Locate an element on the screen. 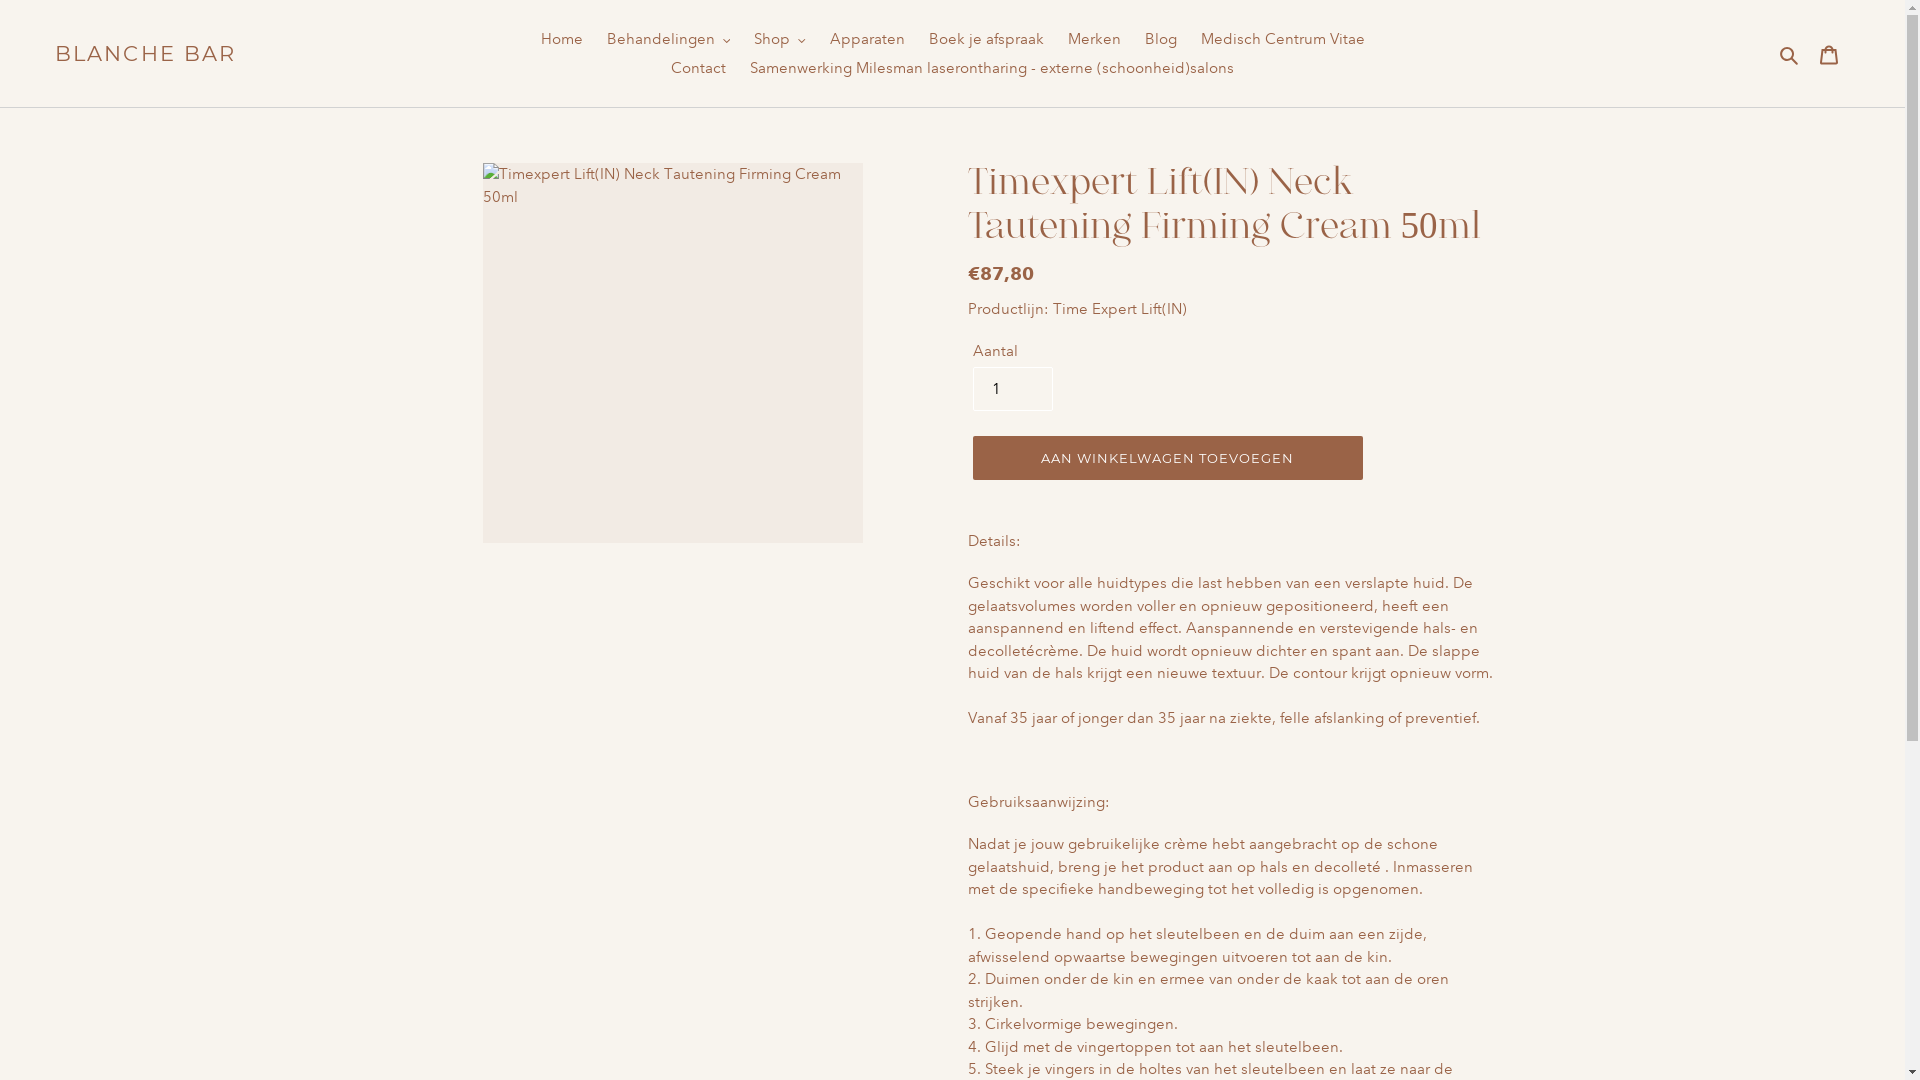  'Behandelingen' is located at coordinates (667, 39).